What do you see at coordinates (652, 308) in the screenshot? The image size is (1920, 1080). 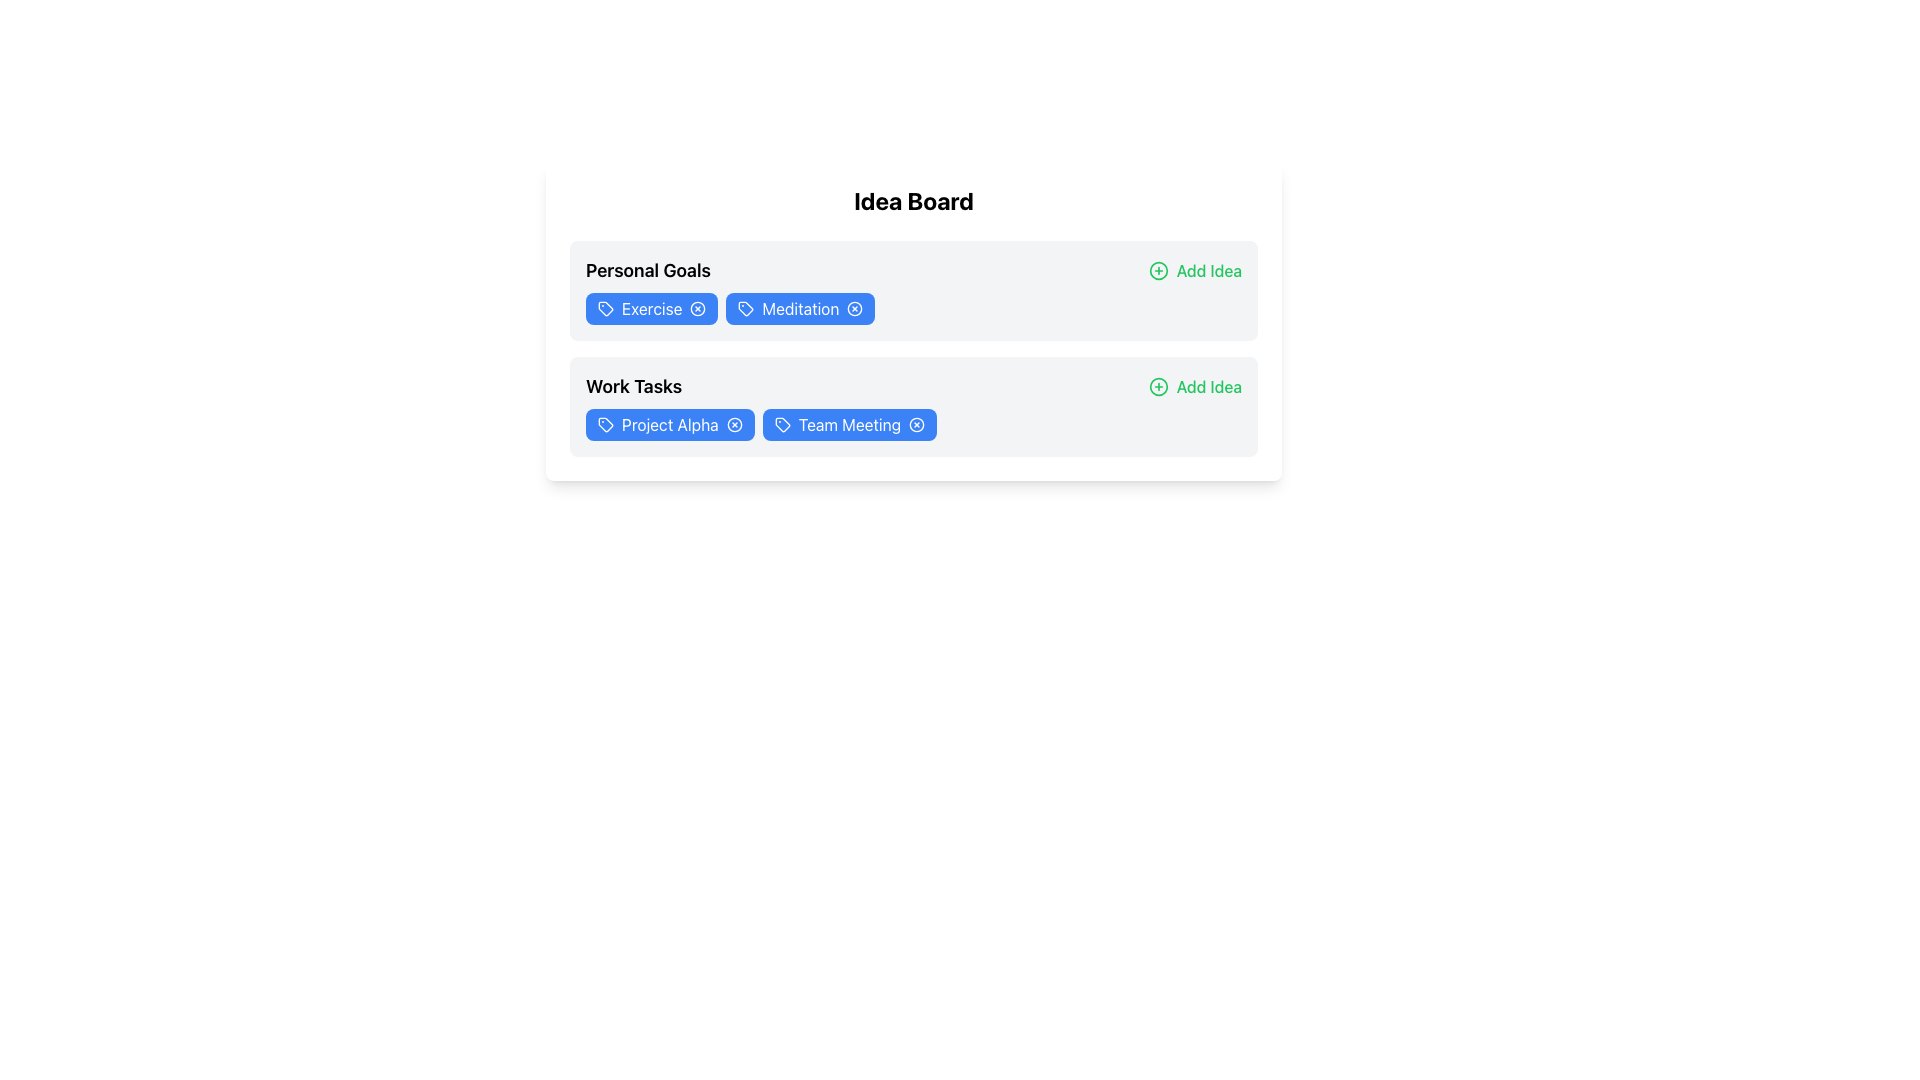 I see `the 'Exercise' button, which is the first button` at bounding box center [652, 308].